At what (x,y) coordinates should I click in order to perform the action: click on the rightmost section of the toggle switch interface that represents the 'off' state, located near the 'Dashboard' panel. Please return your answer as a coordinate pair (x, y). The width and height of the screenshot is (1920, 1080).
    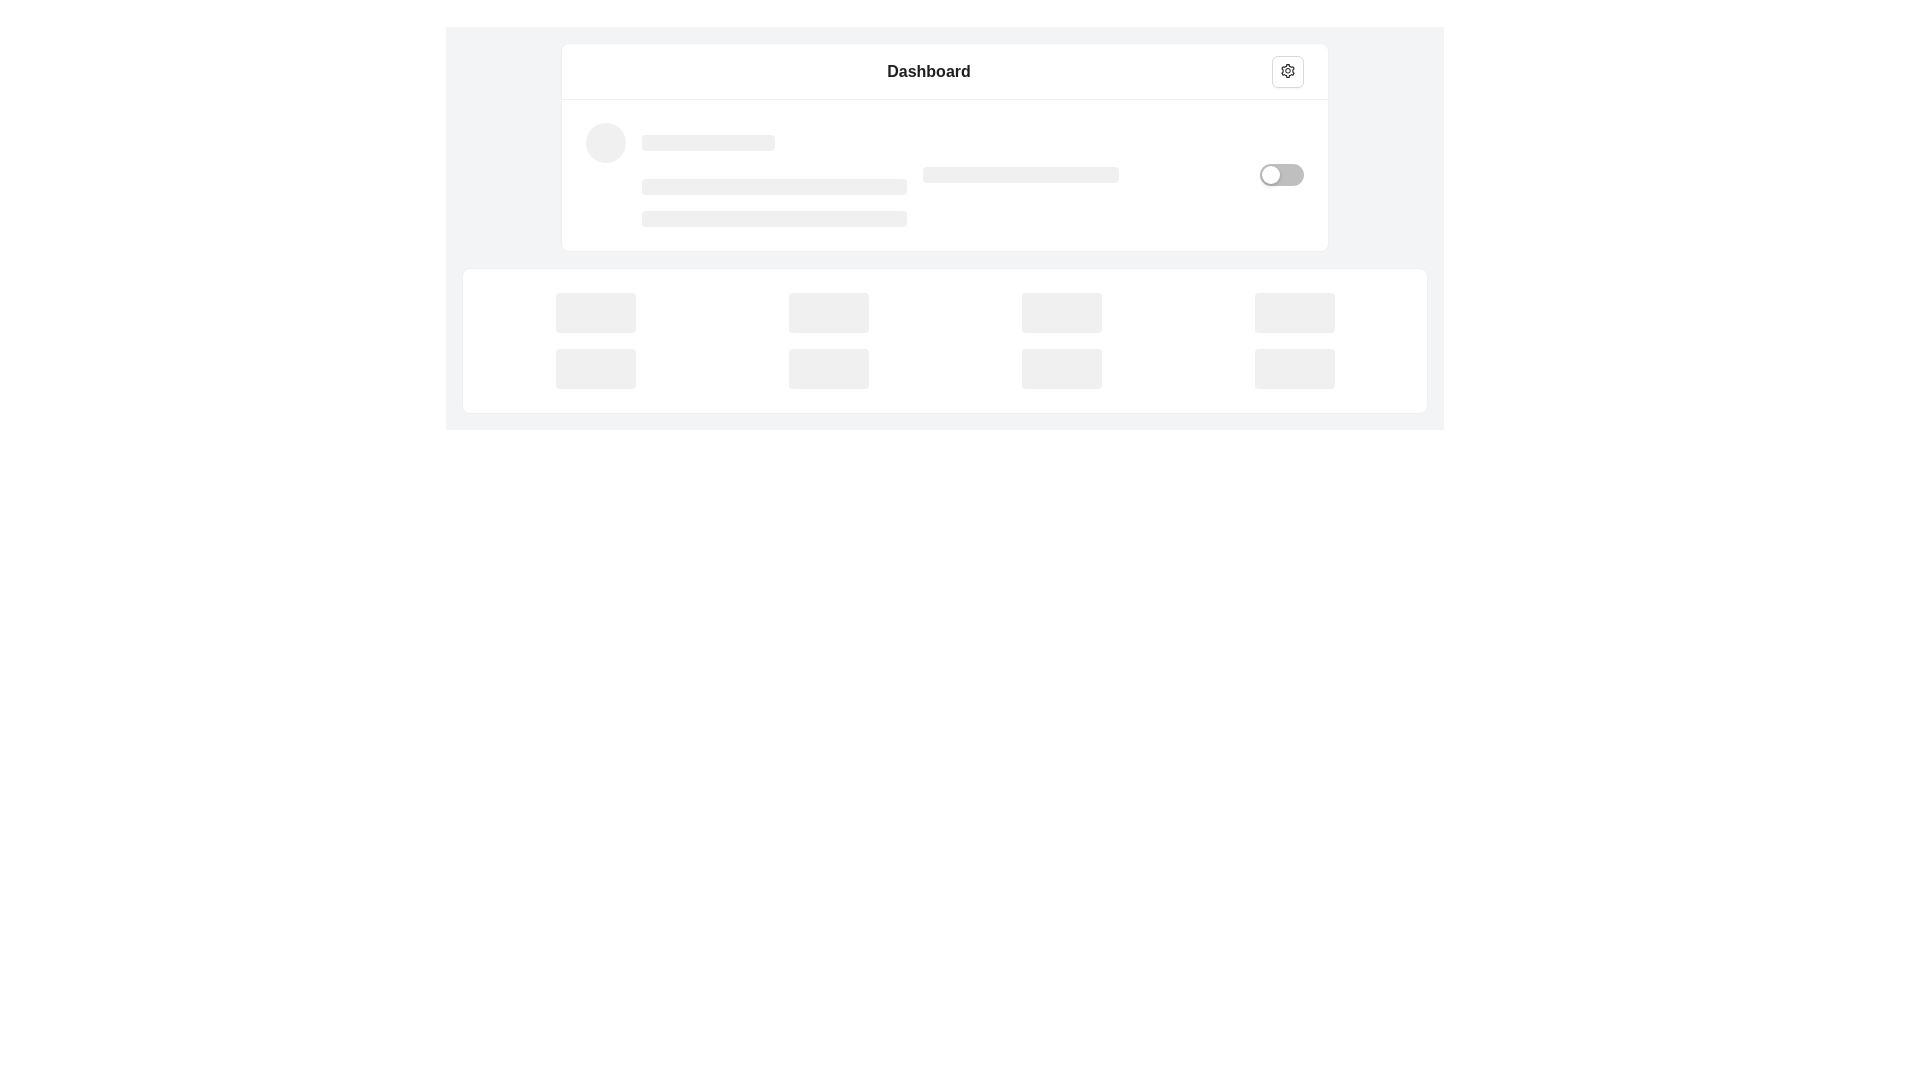
    Looking at the image, I should click on (1289, 173).